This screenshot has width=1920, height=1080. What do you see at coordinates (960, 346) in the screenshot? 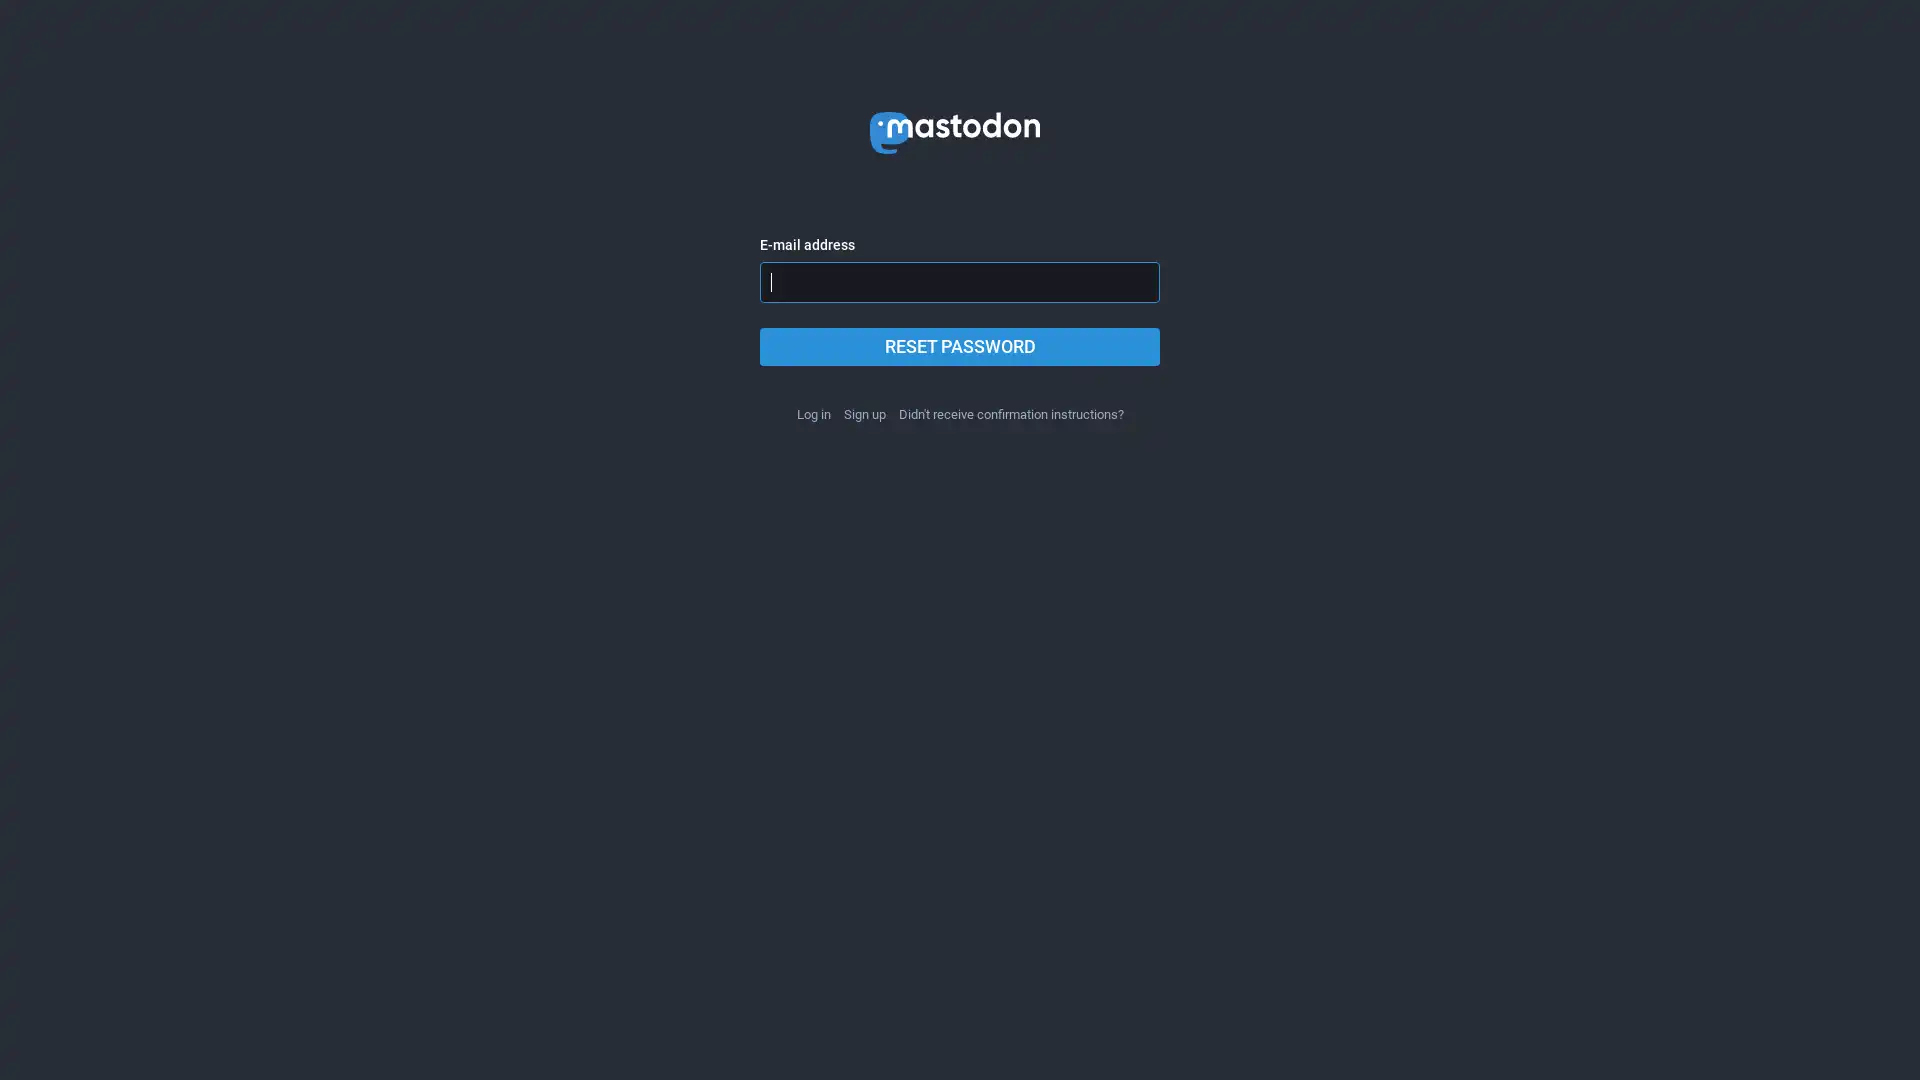
I see `RESET PASSWORD` at bounding box center [960, 346].